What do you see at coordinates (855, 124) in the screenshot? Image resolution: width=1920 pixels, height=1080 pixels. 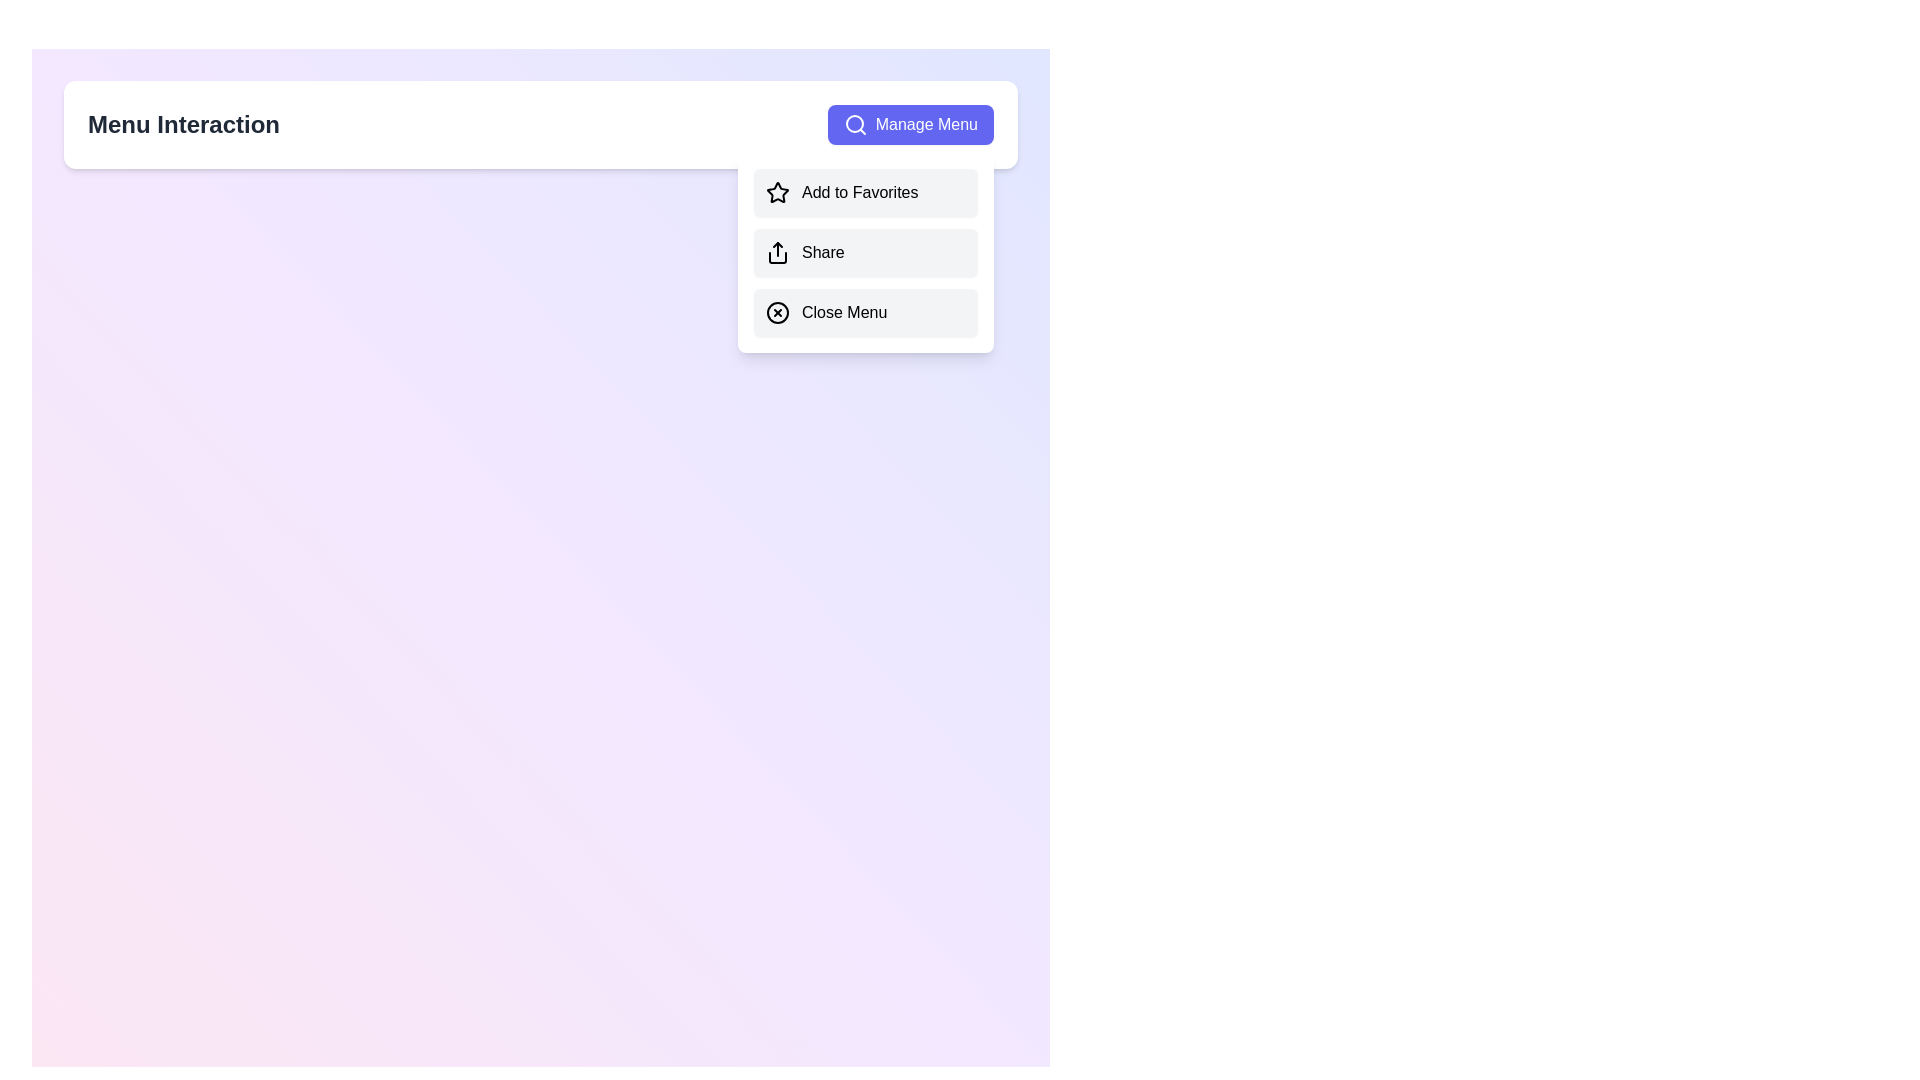 I see `the search icon located on the left side of the 'Manage Menu' button at the top right of the interface` at bounding box center [855, 124].